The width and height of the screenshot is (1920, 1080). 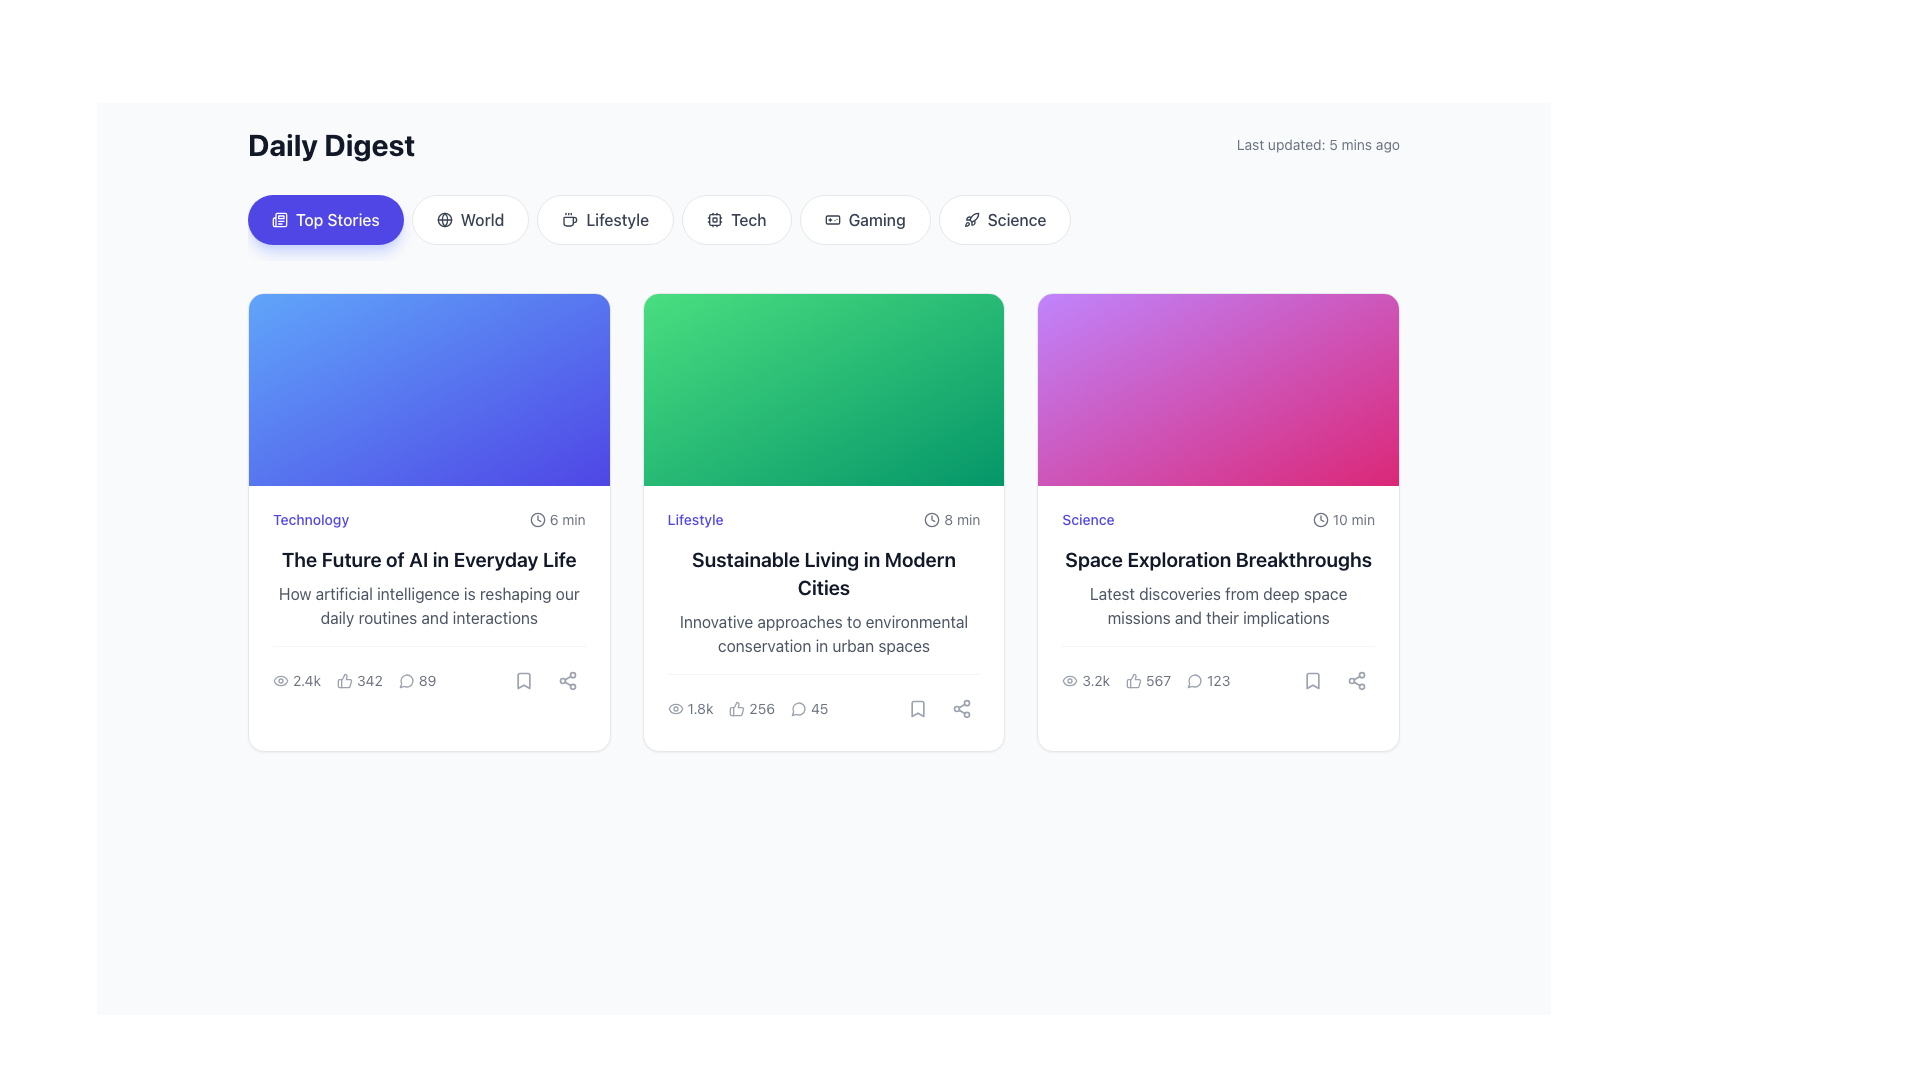 What do you see at coordinates (1357, 680) in the screenshot?
I see `the circular share icon button located in the bottom-right corner of the 'Space Exploration Breakthroughs' card` at bounding box center [1357, 680].